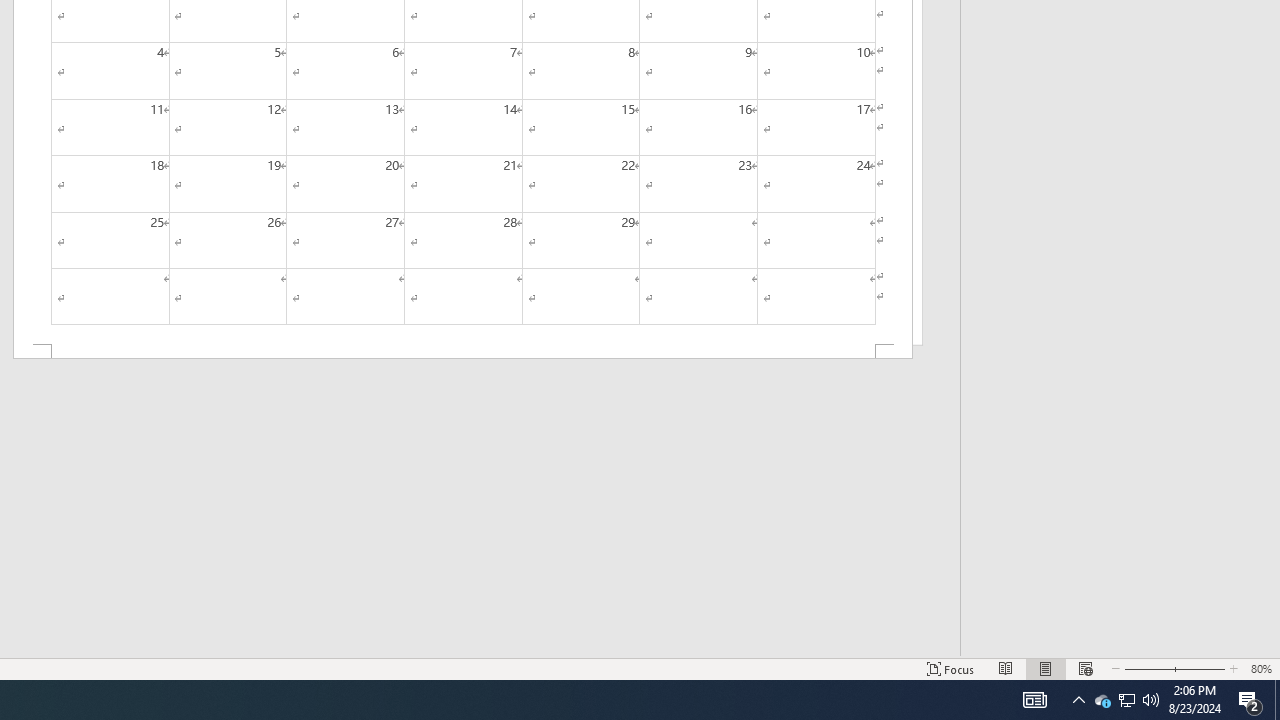 The height and width of the screenshot is (720, 1280). Describe the element at coordinates (1196, 669) in the screenshot. I see `'Zoom In'` at that location.